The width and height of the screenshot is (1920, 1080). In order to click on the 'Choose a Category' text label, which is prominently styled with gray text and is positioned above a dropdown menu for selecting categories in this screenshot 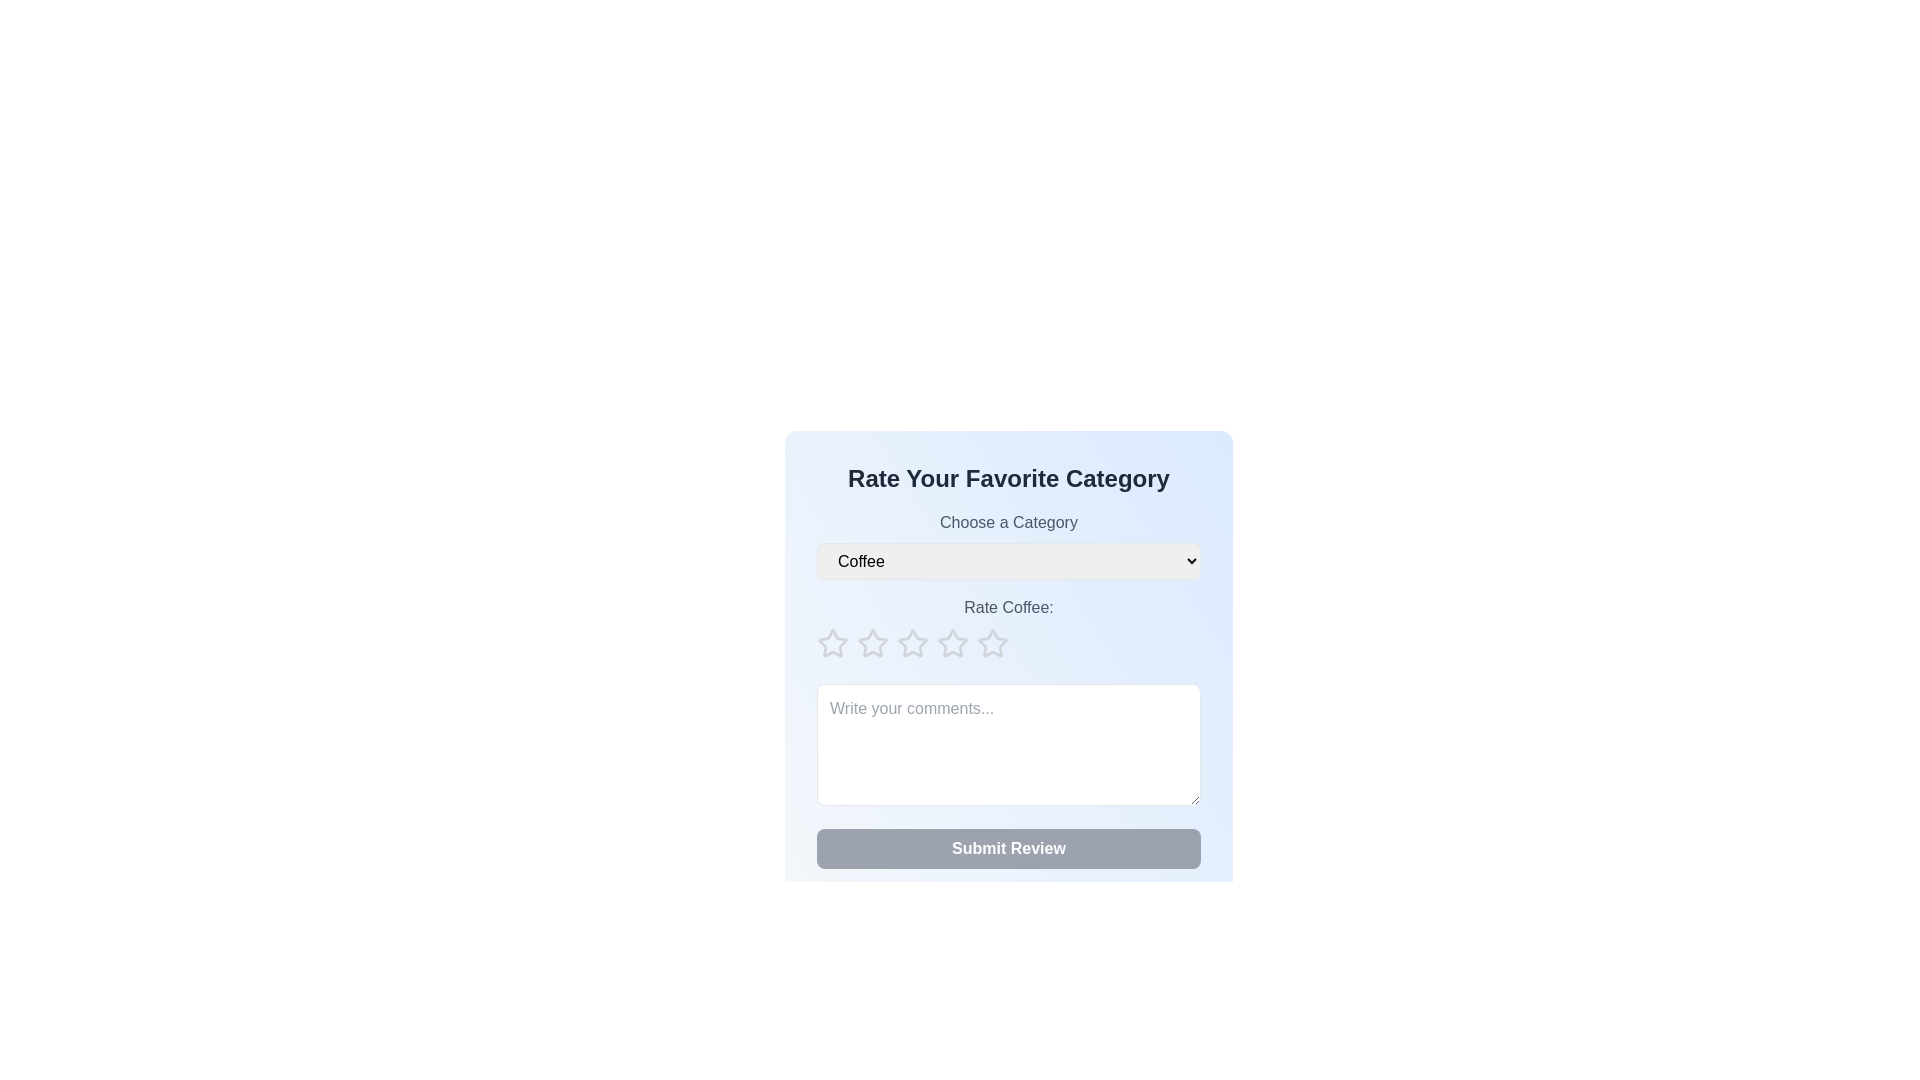, I will do `click(1008, 522)`.